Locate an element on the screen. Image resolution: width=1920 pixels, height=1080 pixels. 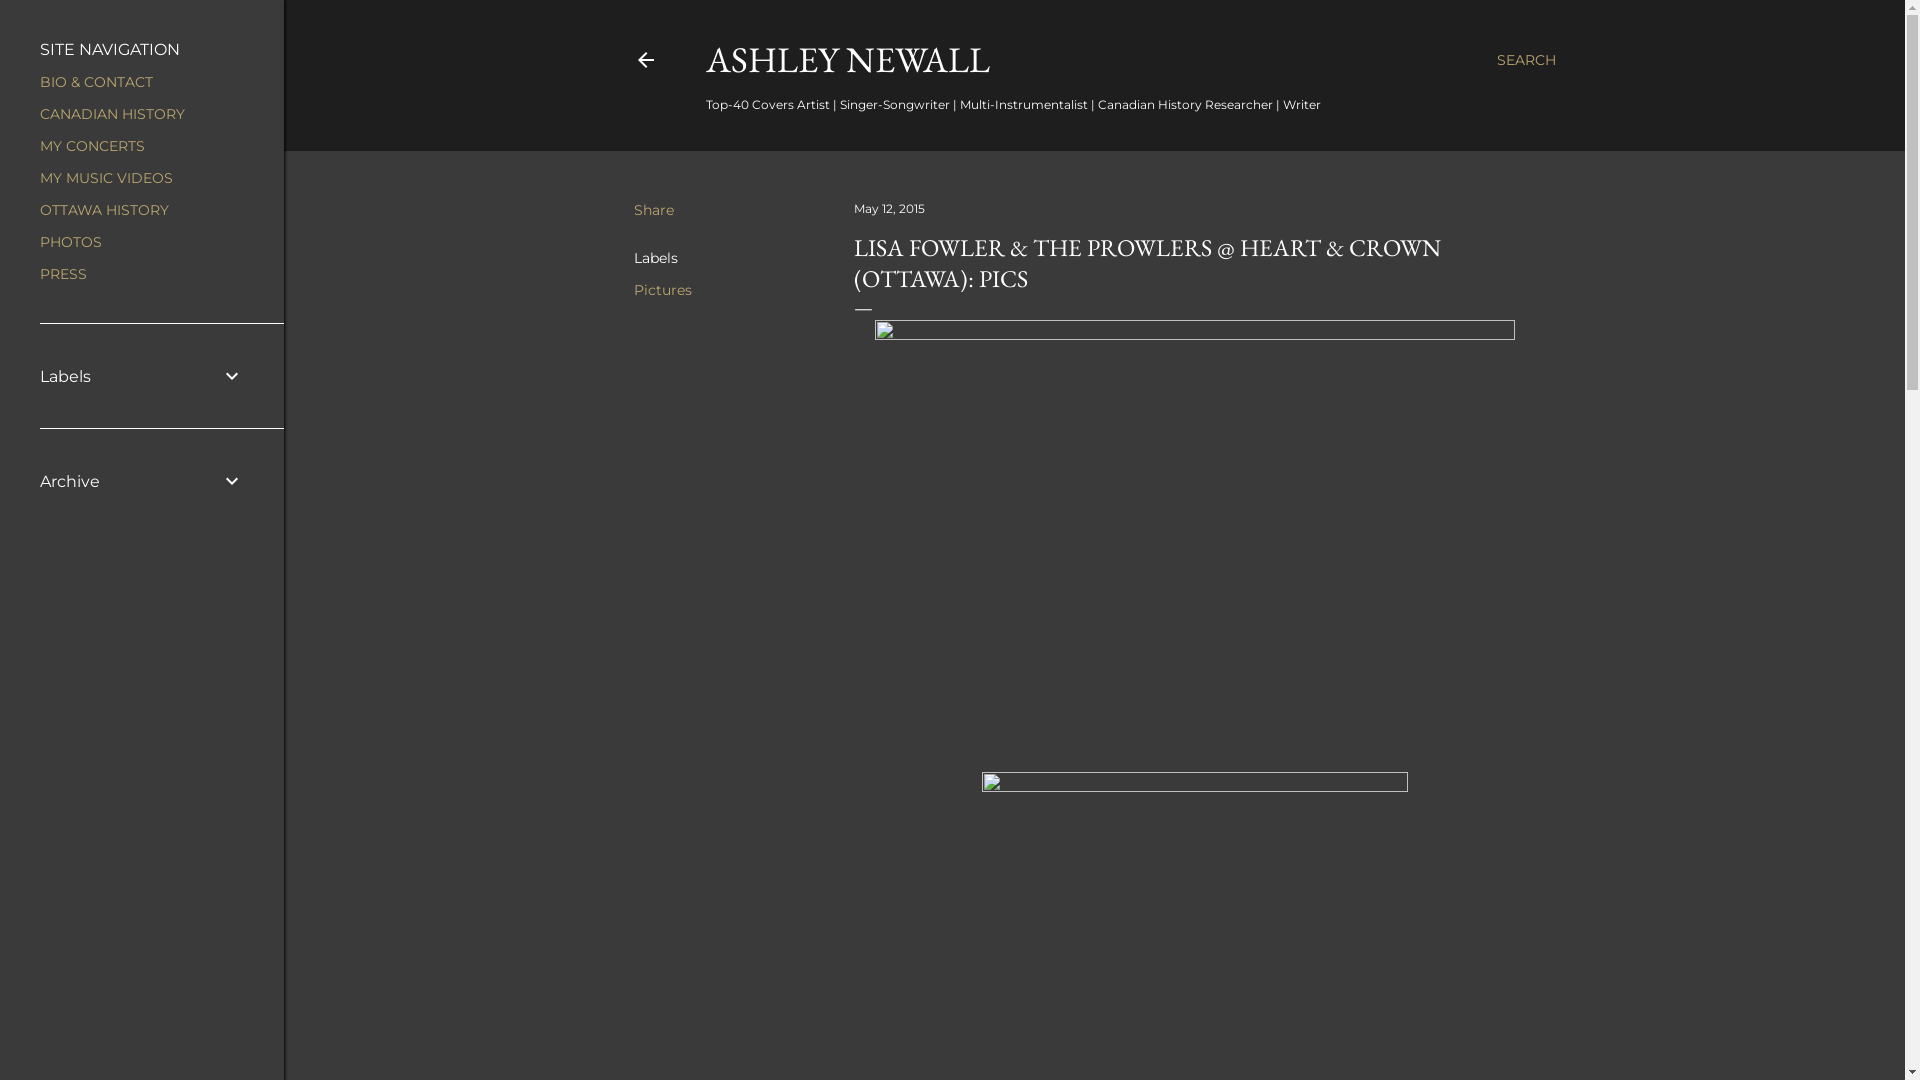
'SEARCH' is located at coordinates (1524, 59).